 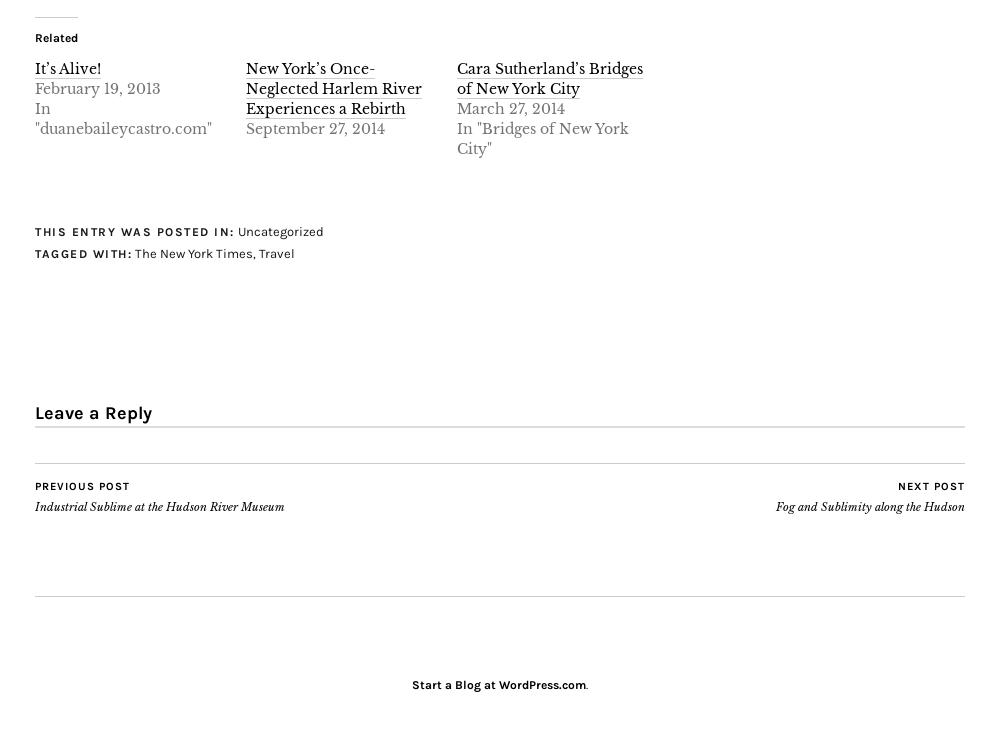 What do you see at coordinates (498, 683) in the screenshot?
I see `'Start a Blog at WordPress.com'` at bounding box center [498, 683].